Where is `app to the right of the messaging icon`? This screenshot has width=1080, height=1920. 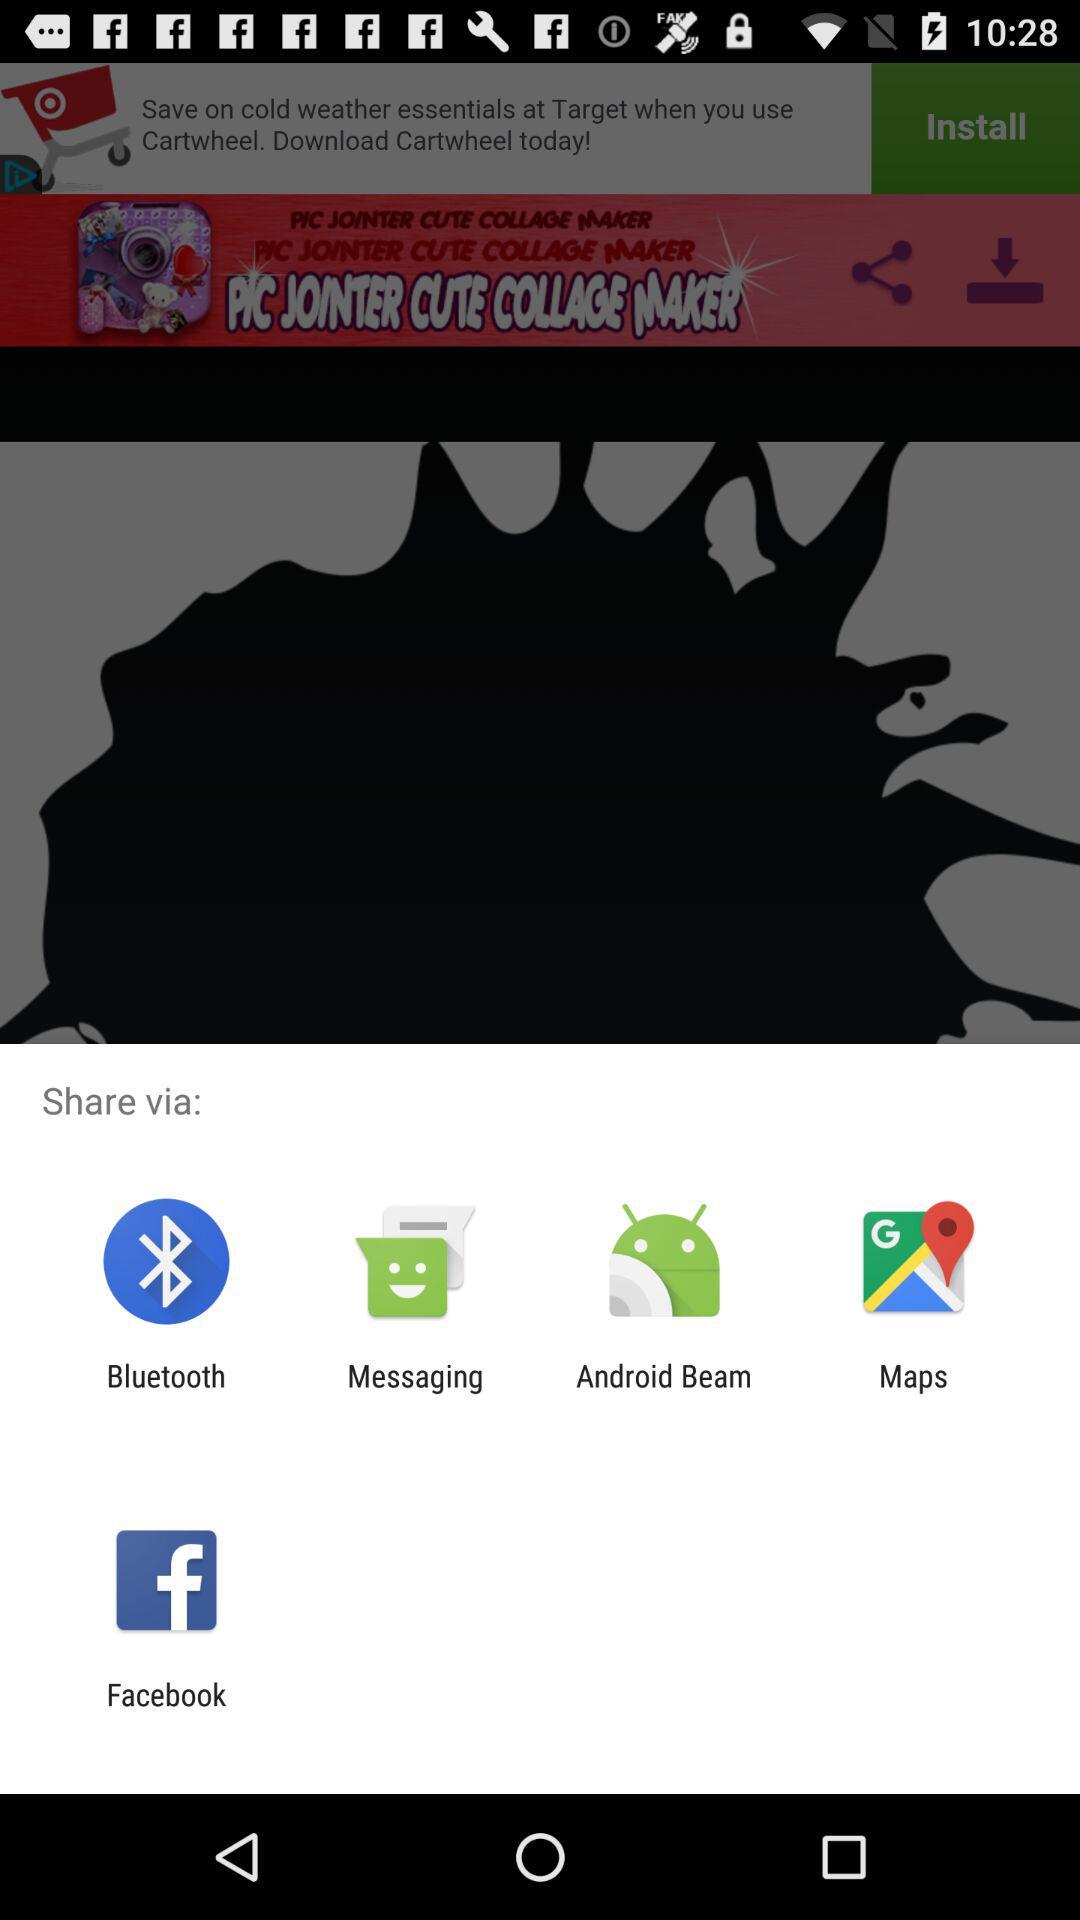 app to the right of the messaging icon is located at coordinates (664, 1392).